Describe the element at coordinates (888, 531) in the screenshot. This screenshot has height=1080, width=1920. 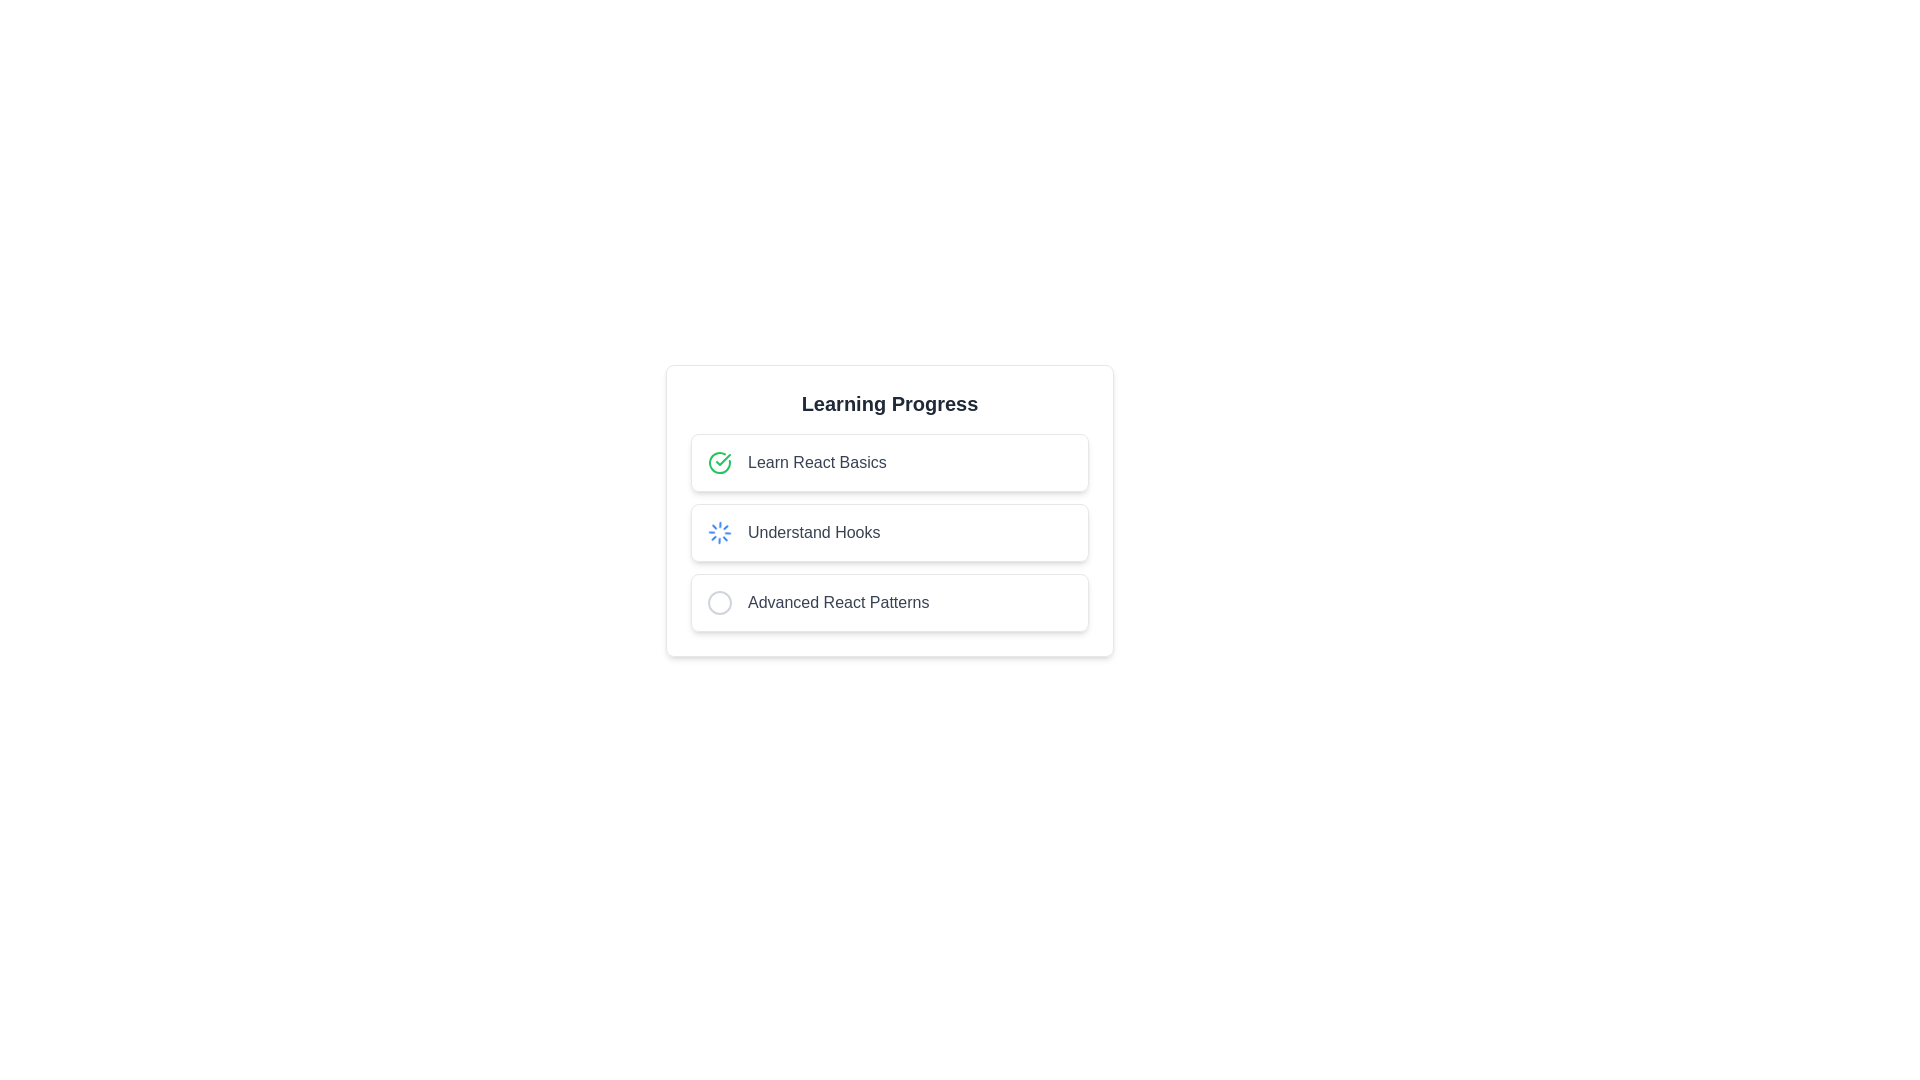
I see `the progress step section in the learning module, which is the second item in a vertical stack indicating that this step is currently in progress` at that location.